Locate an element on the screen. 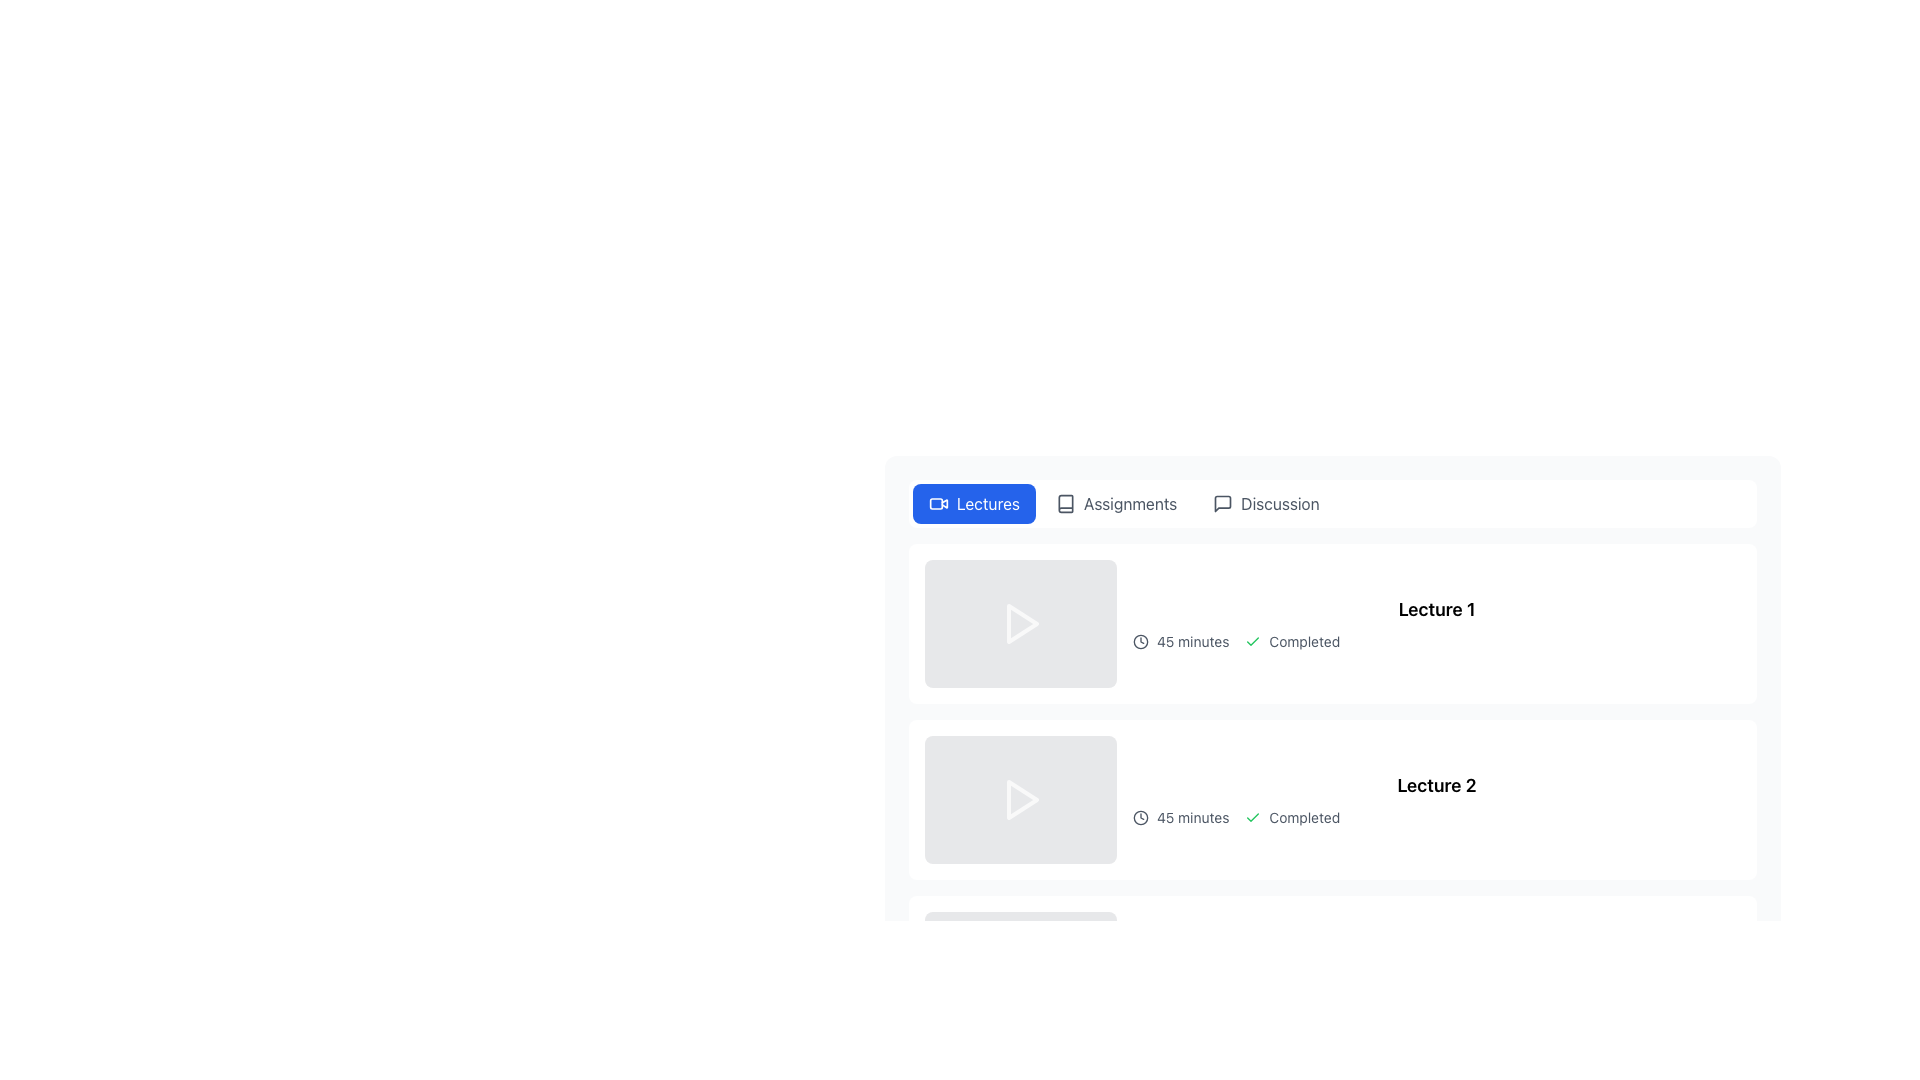 The height and width of the screenshot is (1080, 1920). the 'Discussion' button, which features a speech bubble icon and changes background to light gray on hover is located at coordinates (1265, 503).